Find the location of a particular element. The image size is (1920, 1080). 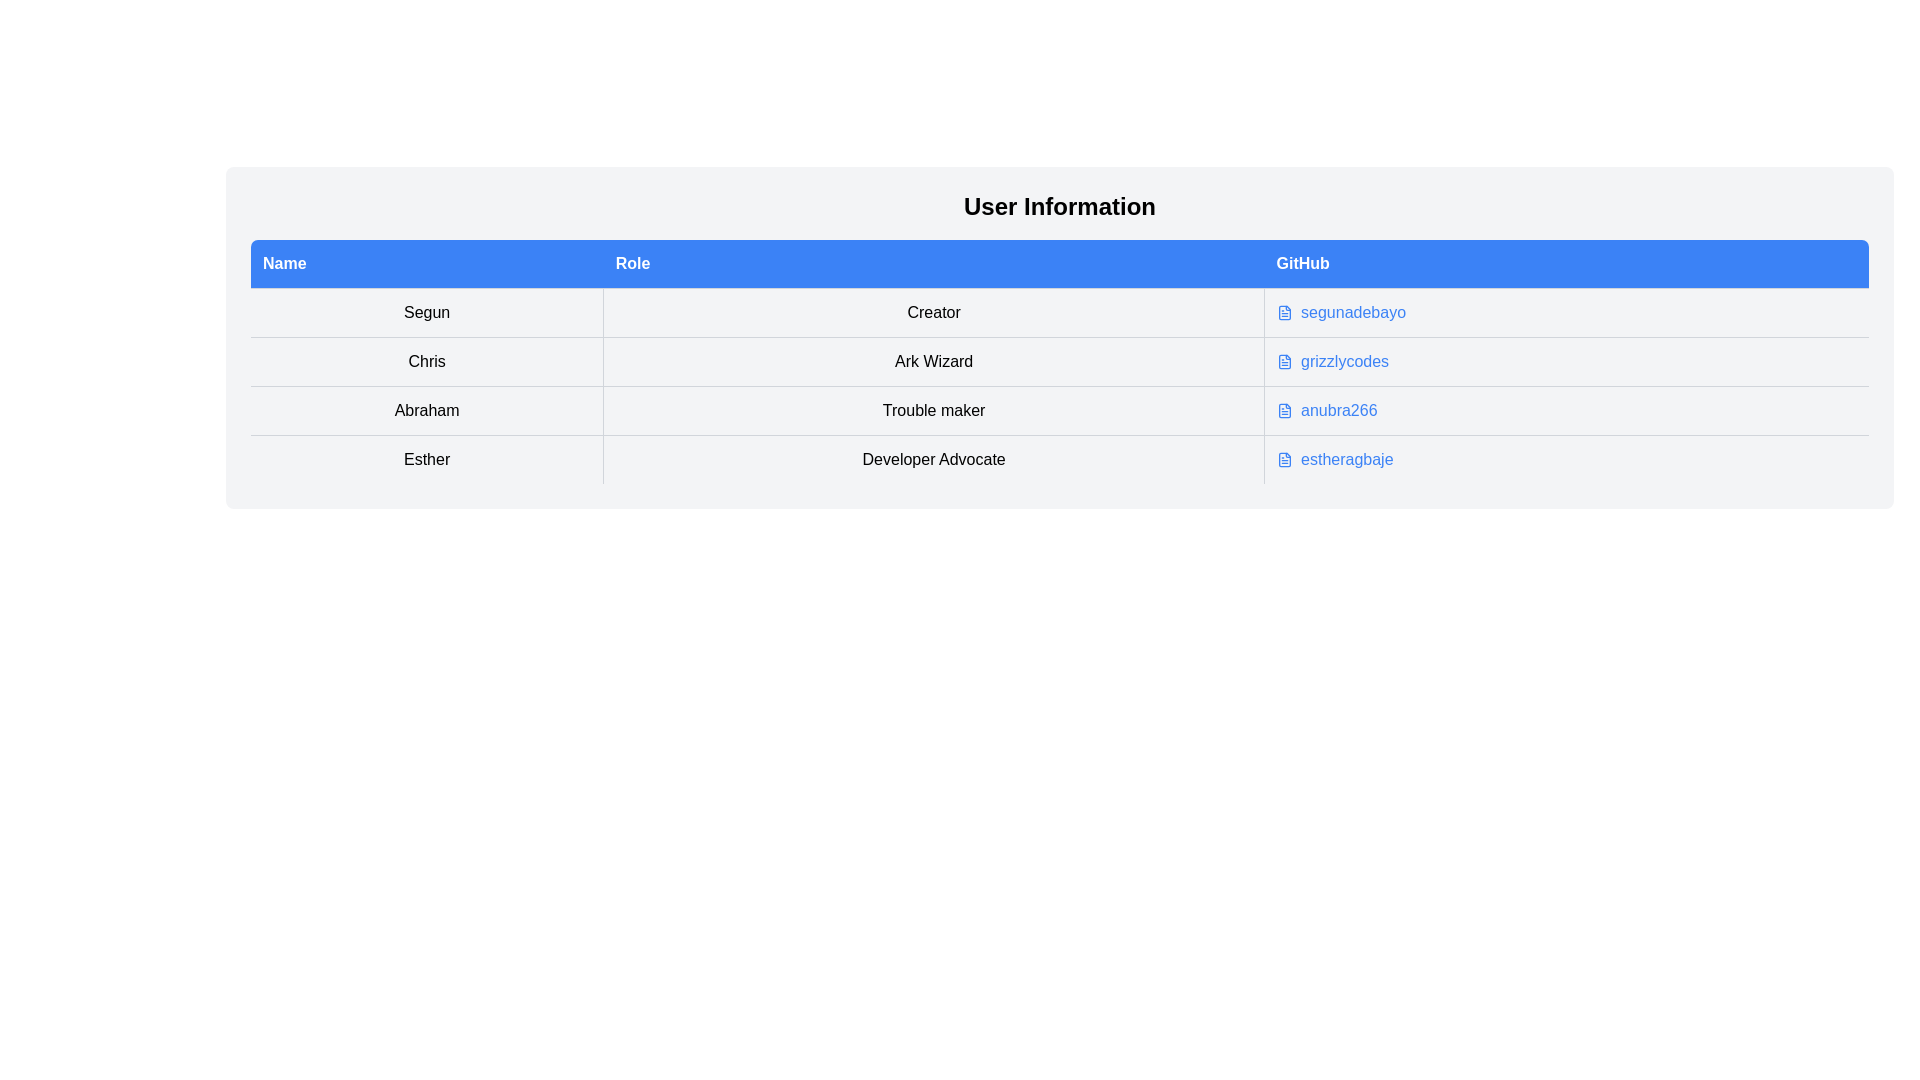

interactive link for 'estheragbaje' located in the fourth row under the 'GitHub' column, positioned to the far right of the row is located at coordinates (1566, 459).